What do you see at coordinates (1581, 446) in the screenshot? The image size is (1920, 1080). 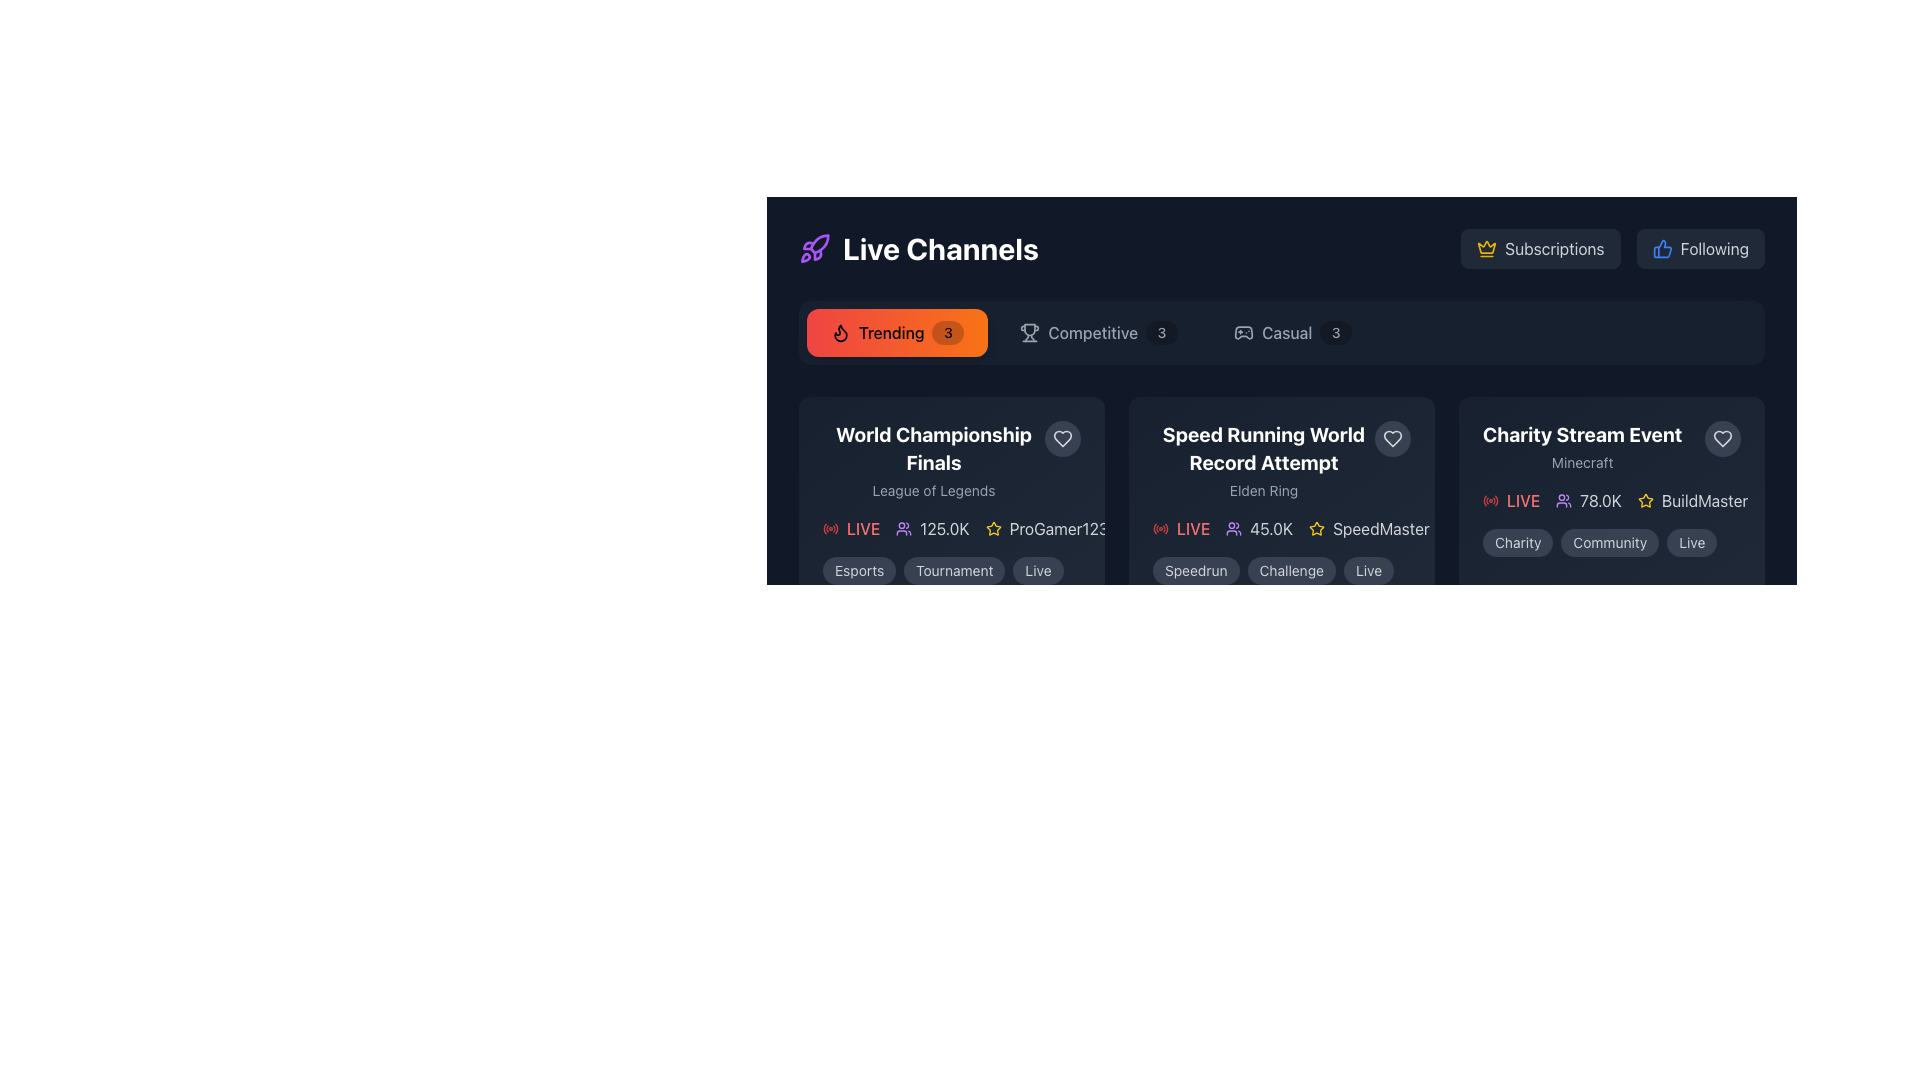 I see `text from the 'Charity Stream Event' label, which displays 'Charity Stream Event' in bold white font and 'Minecraft' in smaller gray font, located within the third column of the 'Live Channels' section` at bounding box center [1581, 446].